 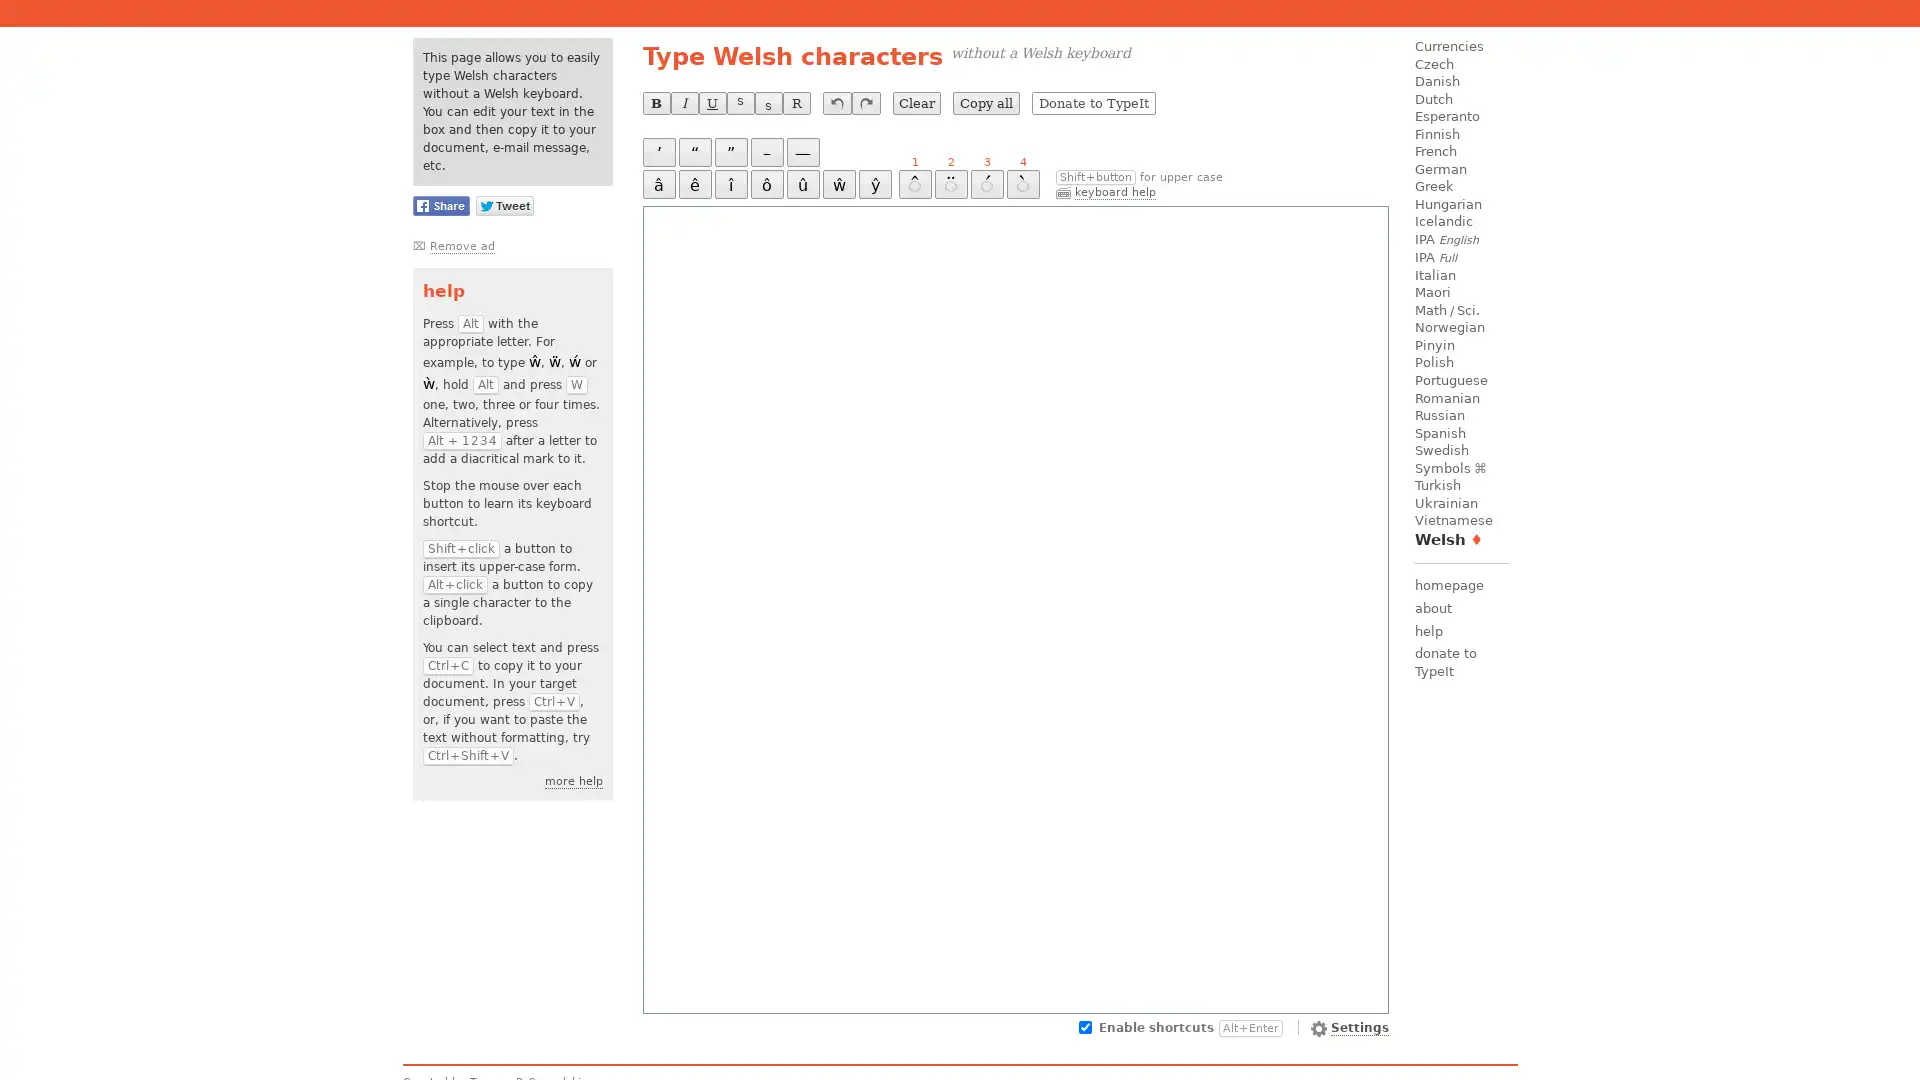 What do you see at coordinates (802, 184) in the screenshot?
I see `u` at bounding box center [802, 184].